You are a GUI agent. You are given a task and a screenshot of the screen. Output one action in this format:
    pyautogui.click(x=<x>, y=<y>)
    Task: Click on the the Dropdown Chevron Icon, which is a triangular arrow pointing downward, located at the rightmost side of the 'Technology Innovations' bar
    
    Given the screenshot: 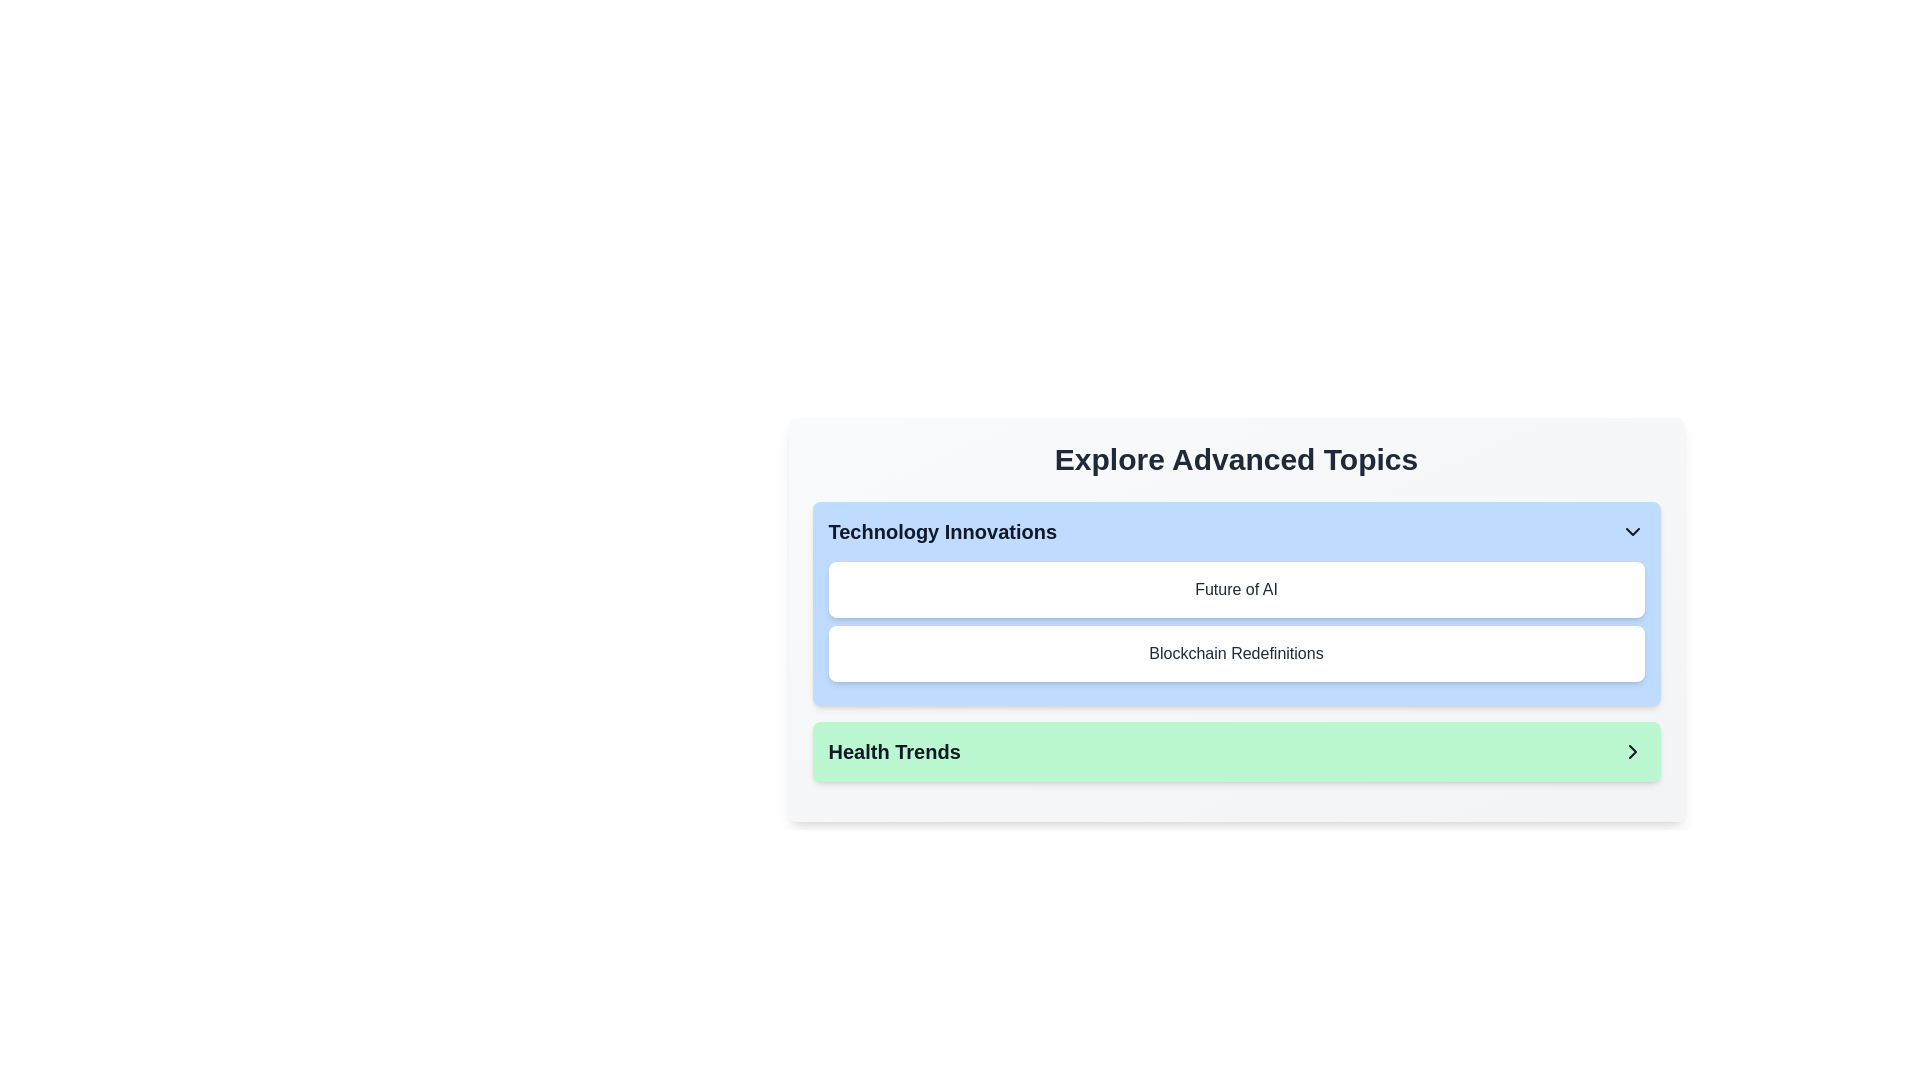 What is the action you would take?
    pyautogui.click(x=1632, y=531)
    